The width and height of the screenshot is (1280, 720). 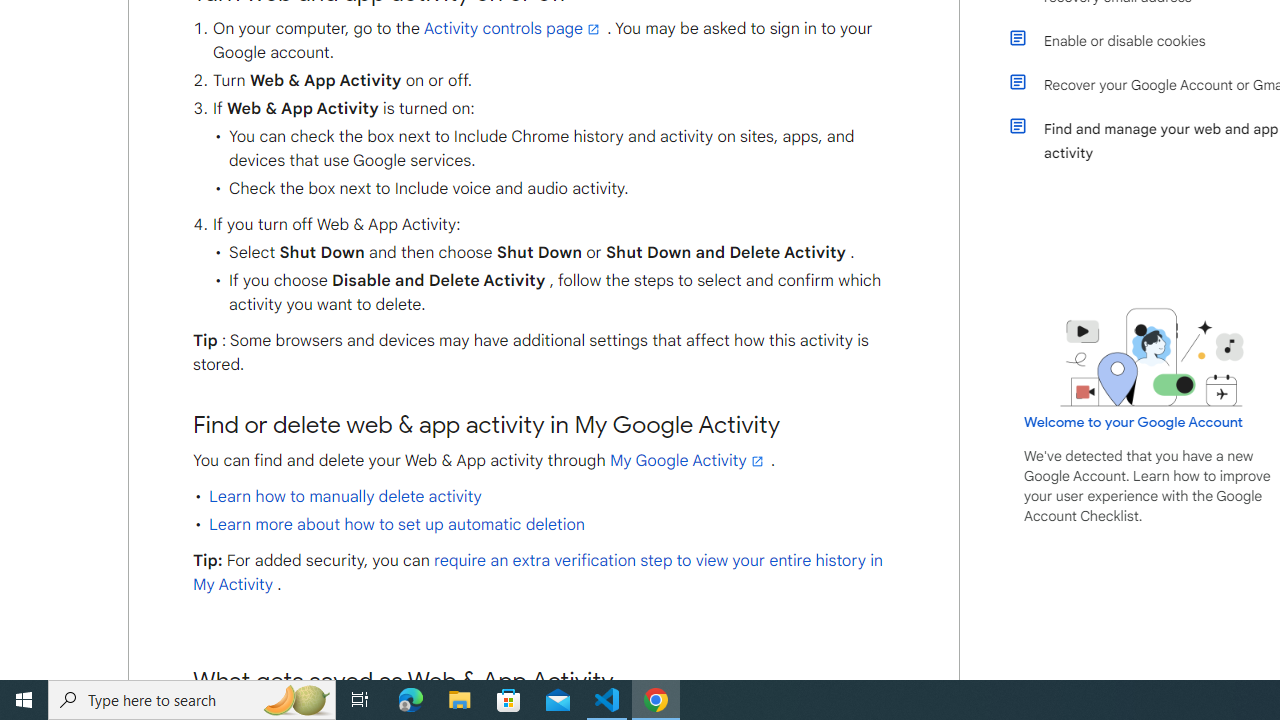 I want to click on 'Learning Center home page image', so click(x=1152, y=356).